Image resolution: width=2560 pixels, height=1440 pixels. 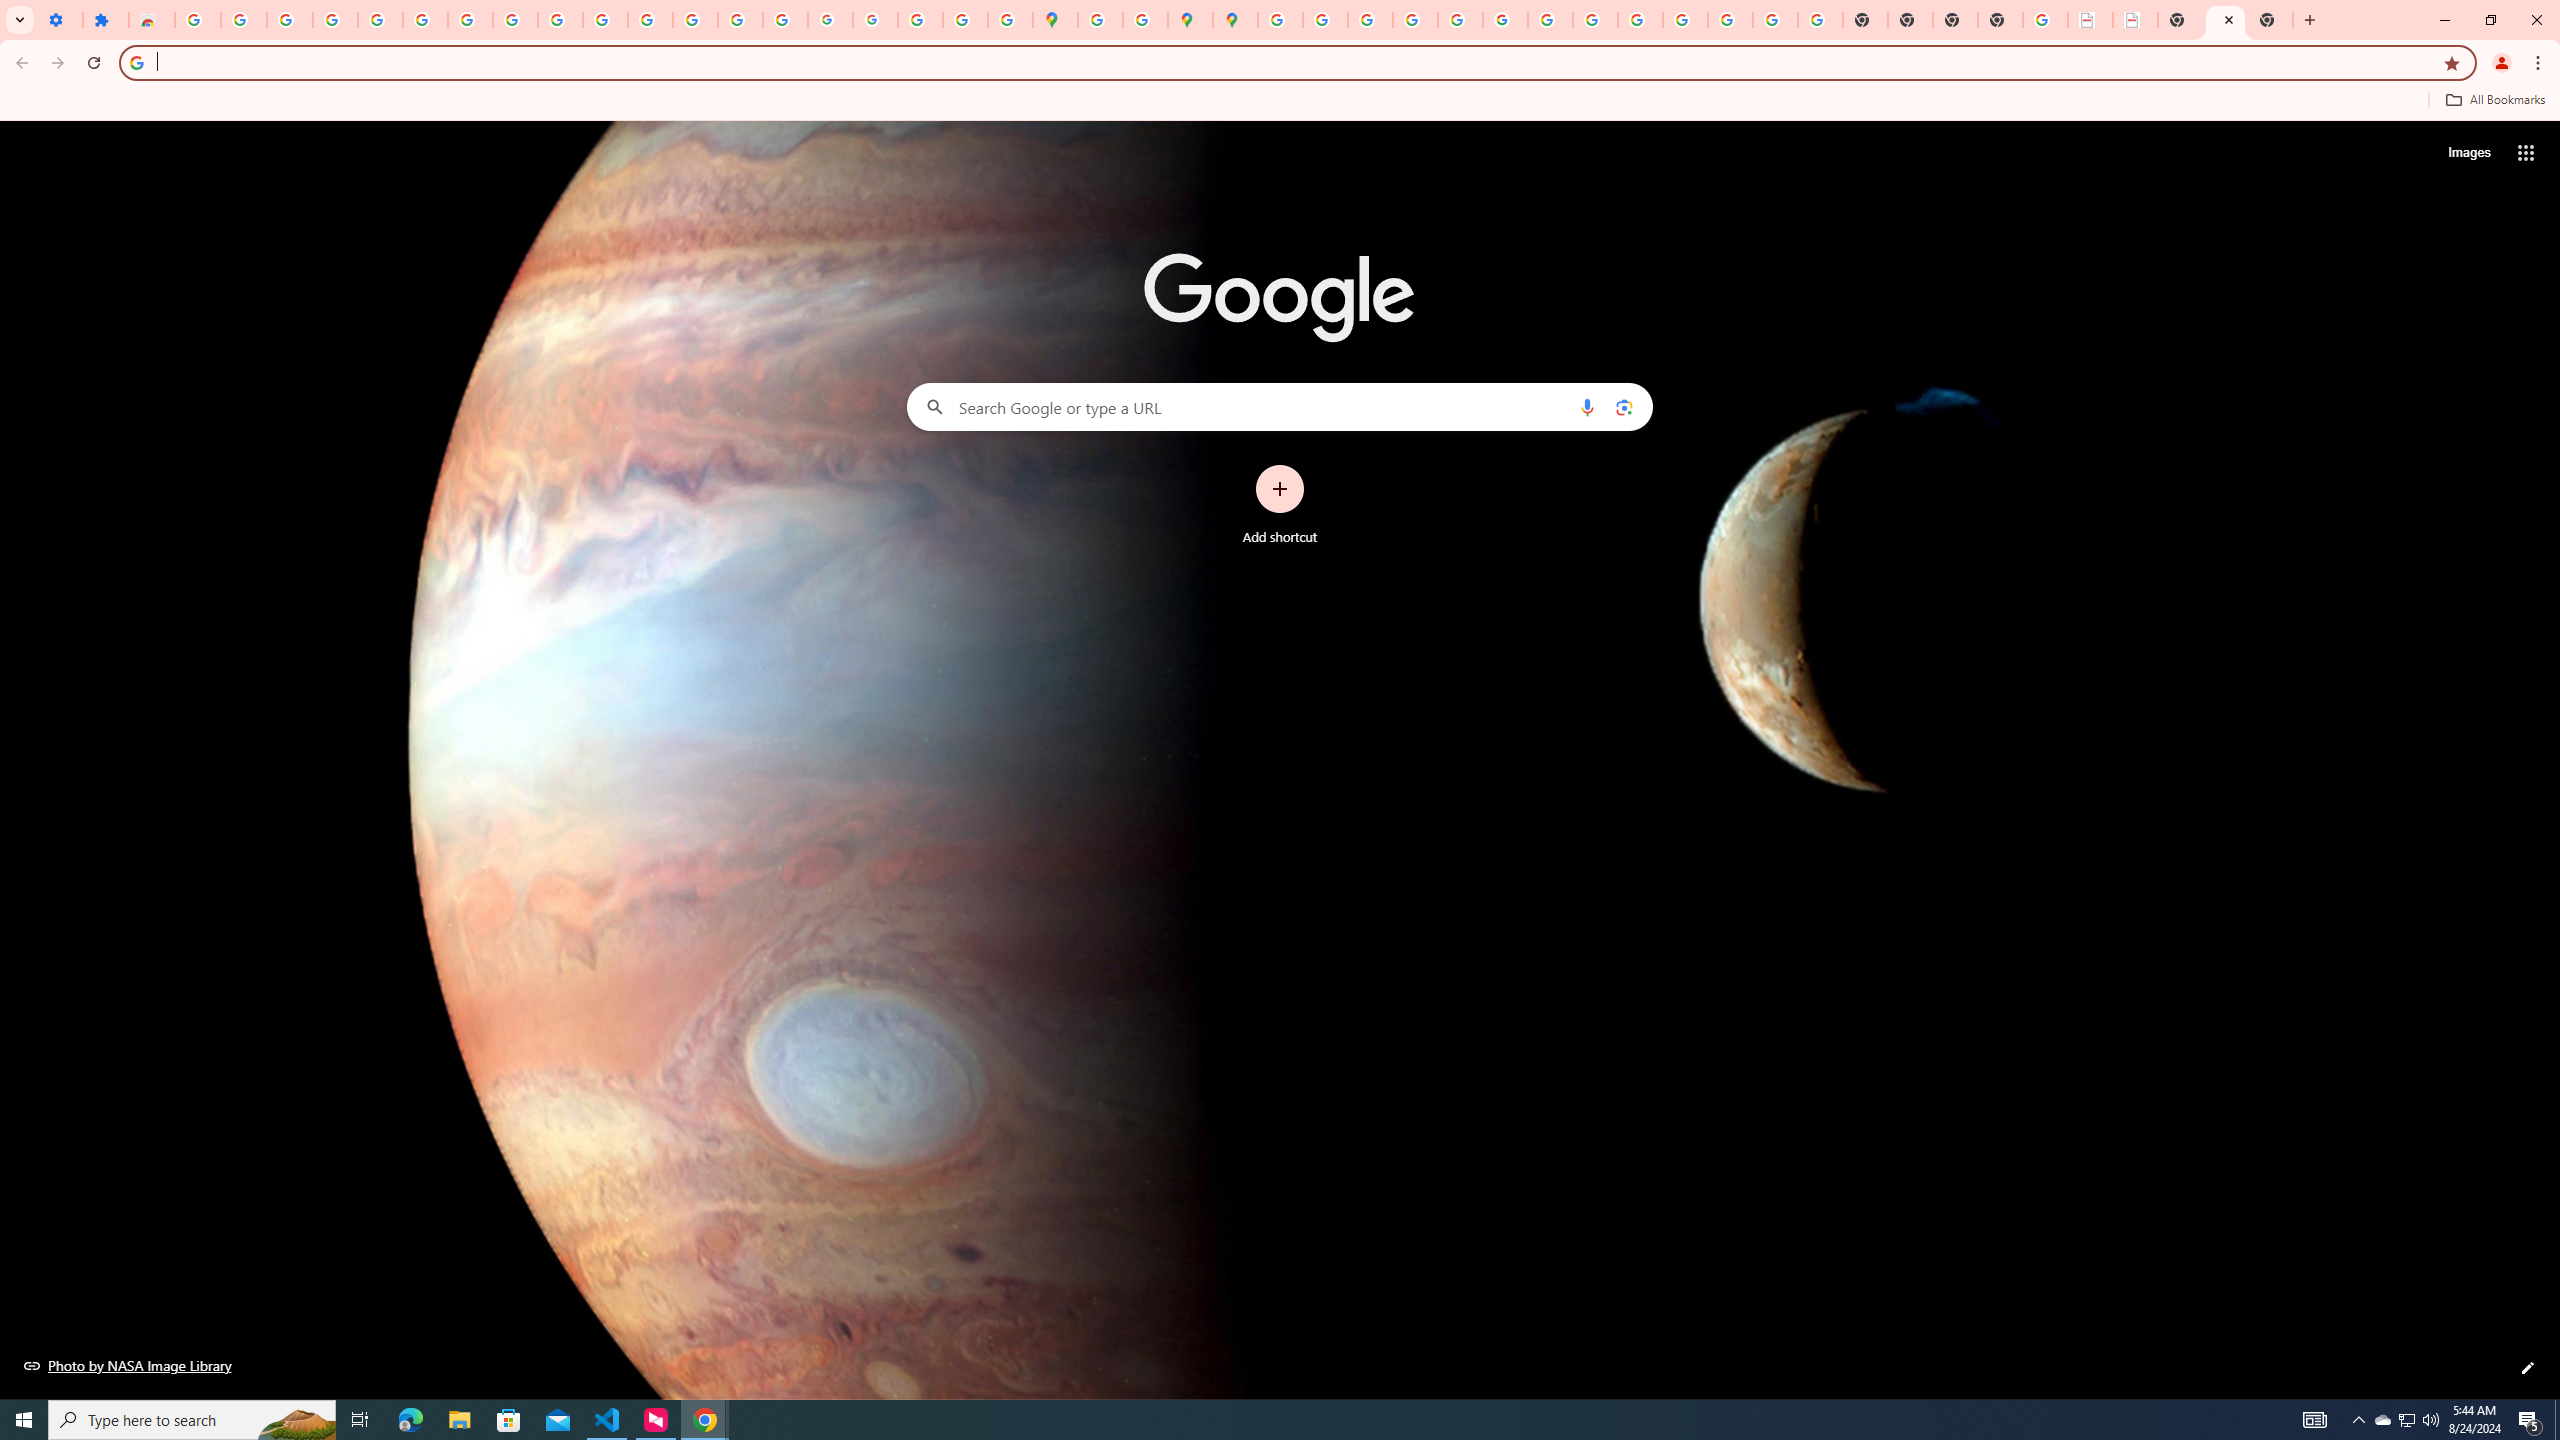 I want to click on 'Extensions', so click(x=105, y=19).